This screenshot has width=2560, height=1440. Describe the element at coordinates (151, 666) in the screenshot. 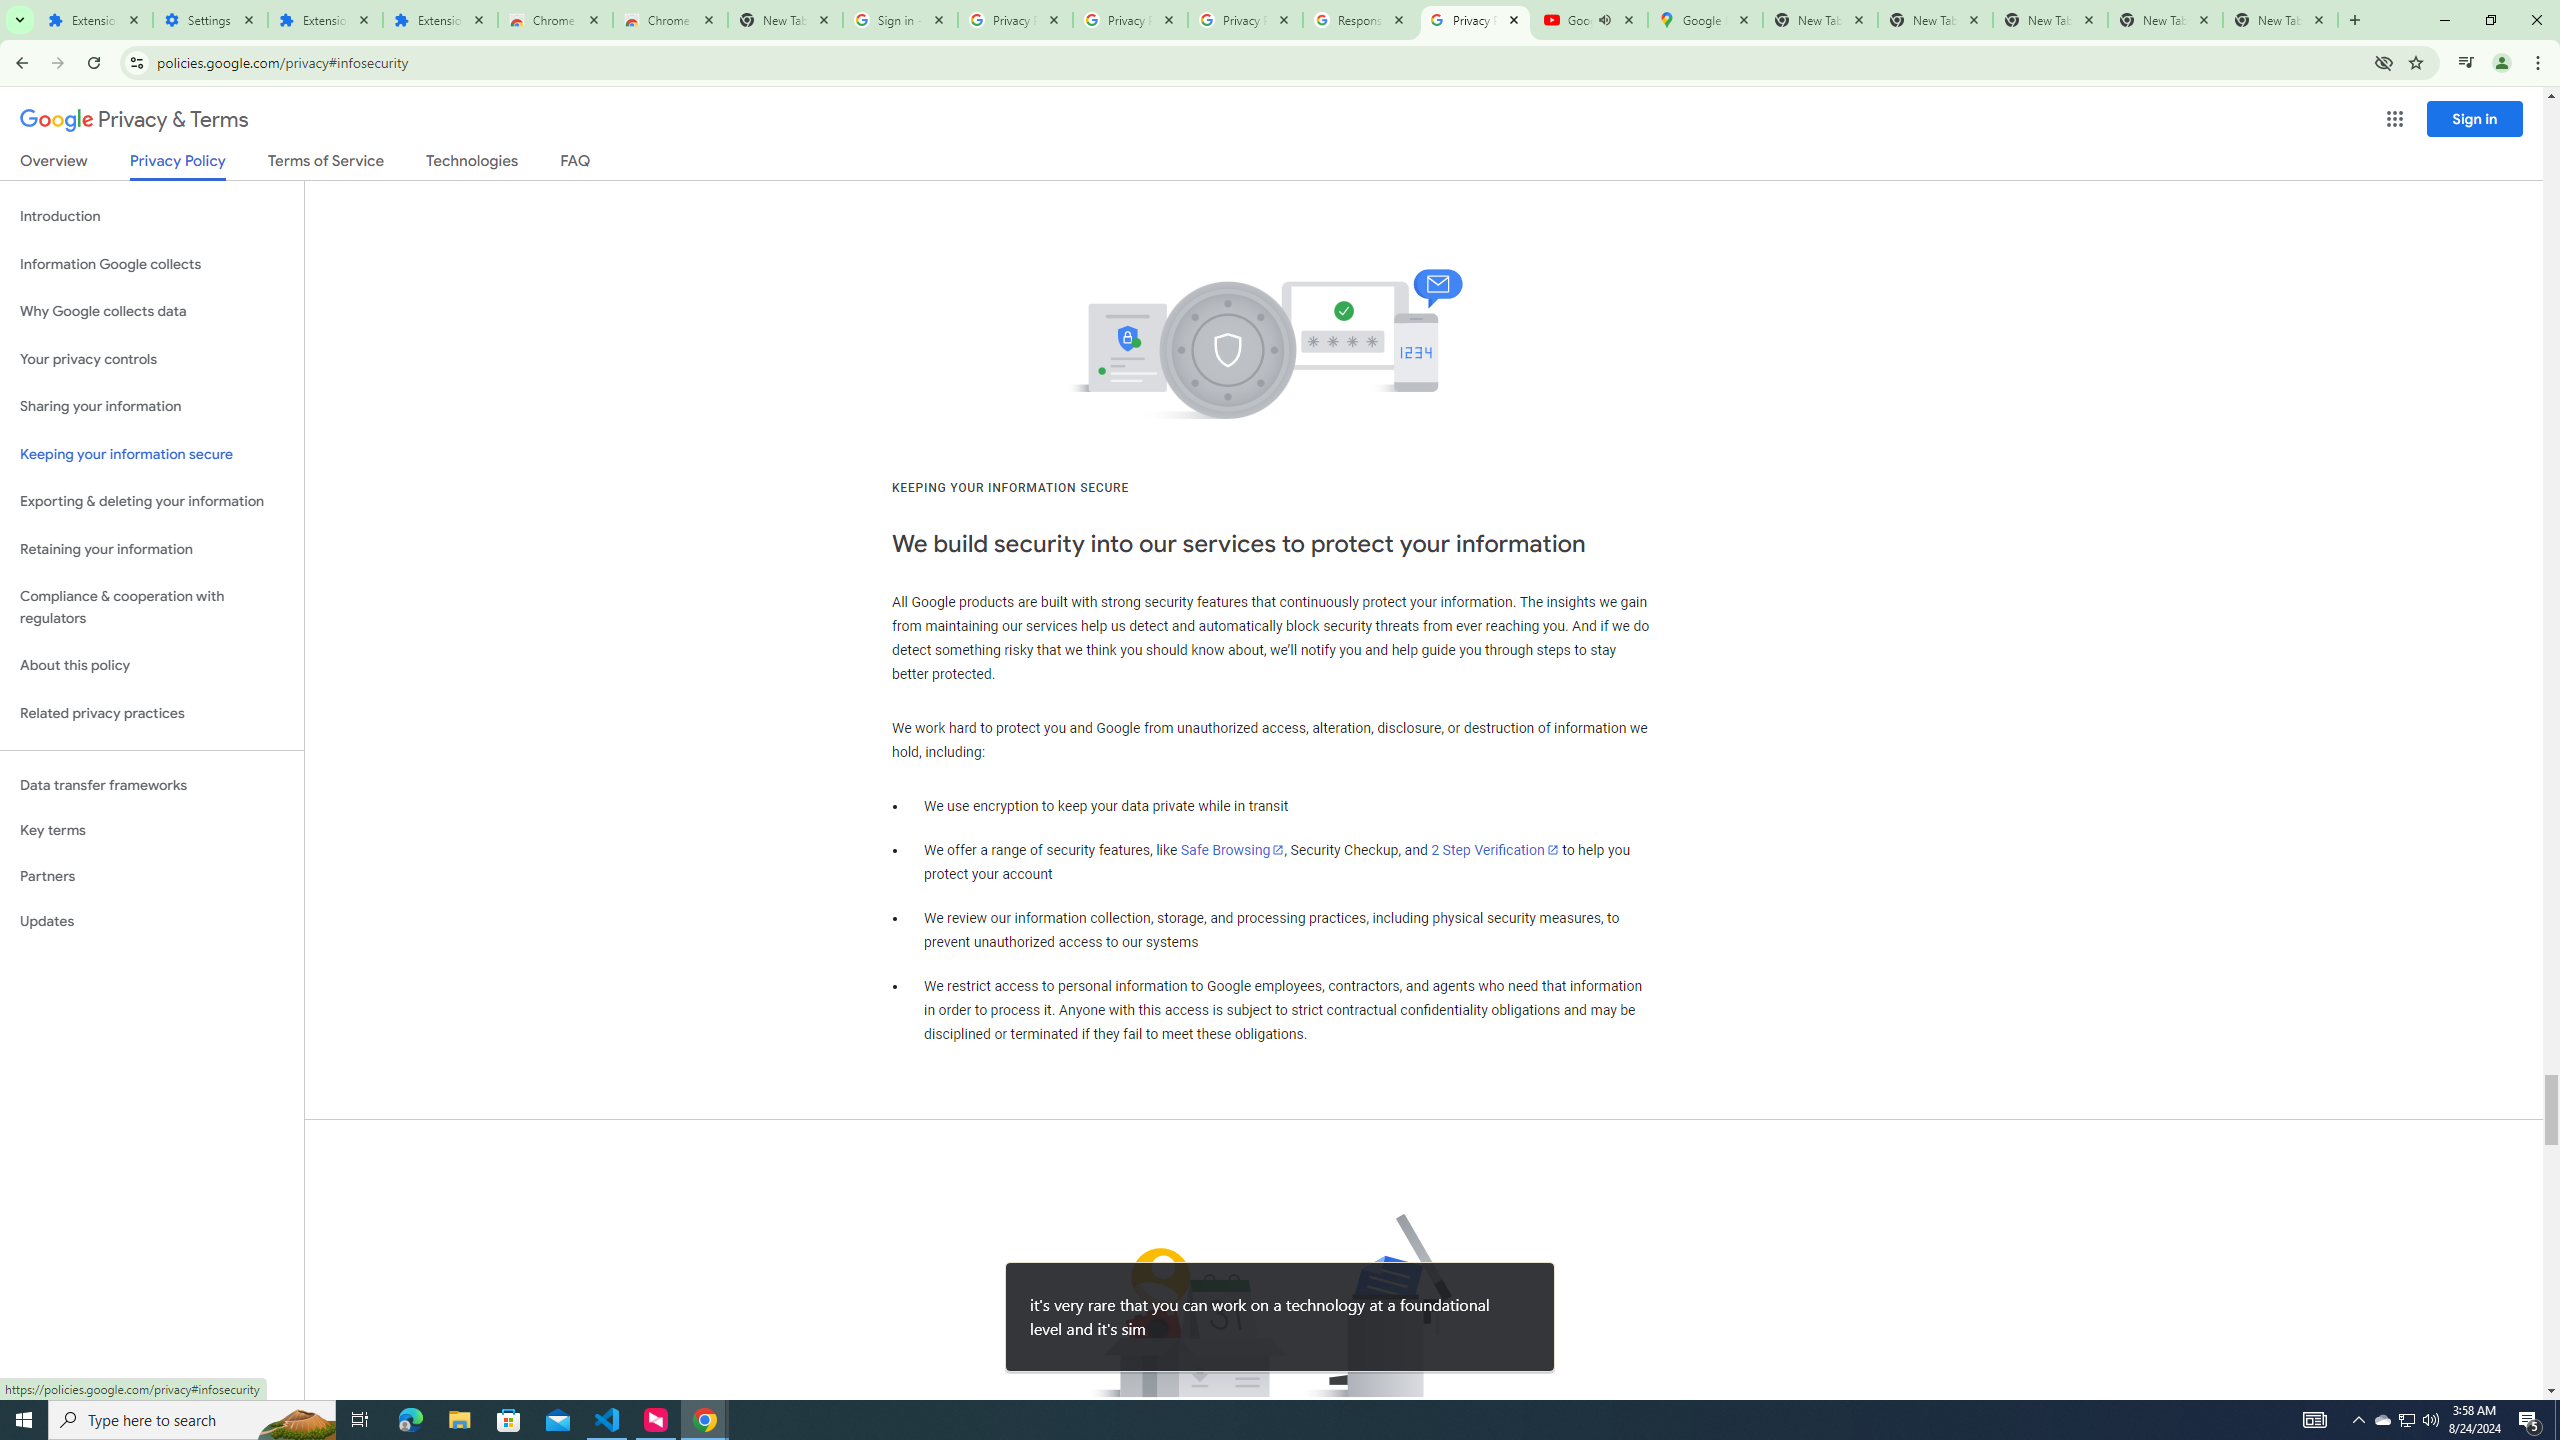

I see `'About this policy'` at that location.